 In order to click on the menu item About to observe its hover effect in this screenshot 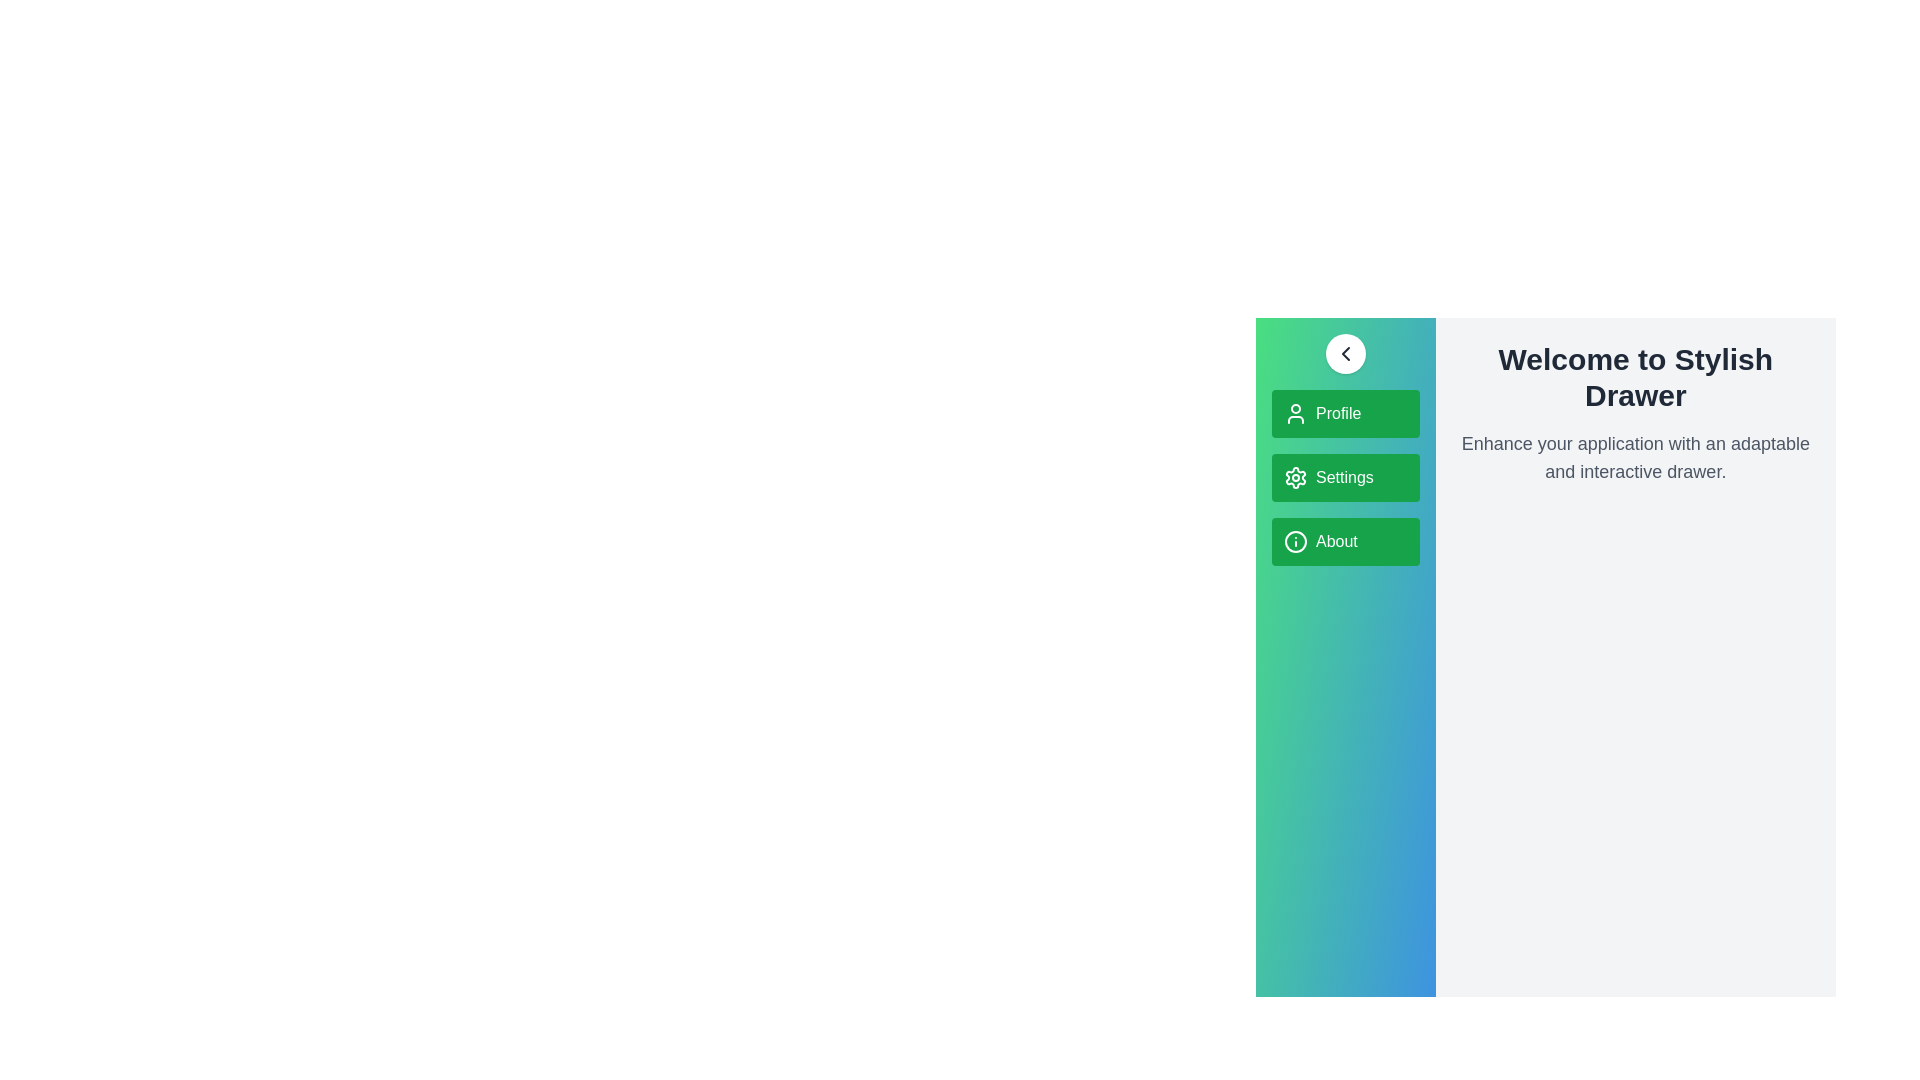, I will do `click(1345, 542)`.